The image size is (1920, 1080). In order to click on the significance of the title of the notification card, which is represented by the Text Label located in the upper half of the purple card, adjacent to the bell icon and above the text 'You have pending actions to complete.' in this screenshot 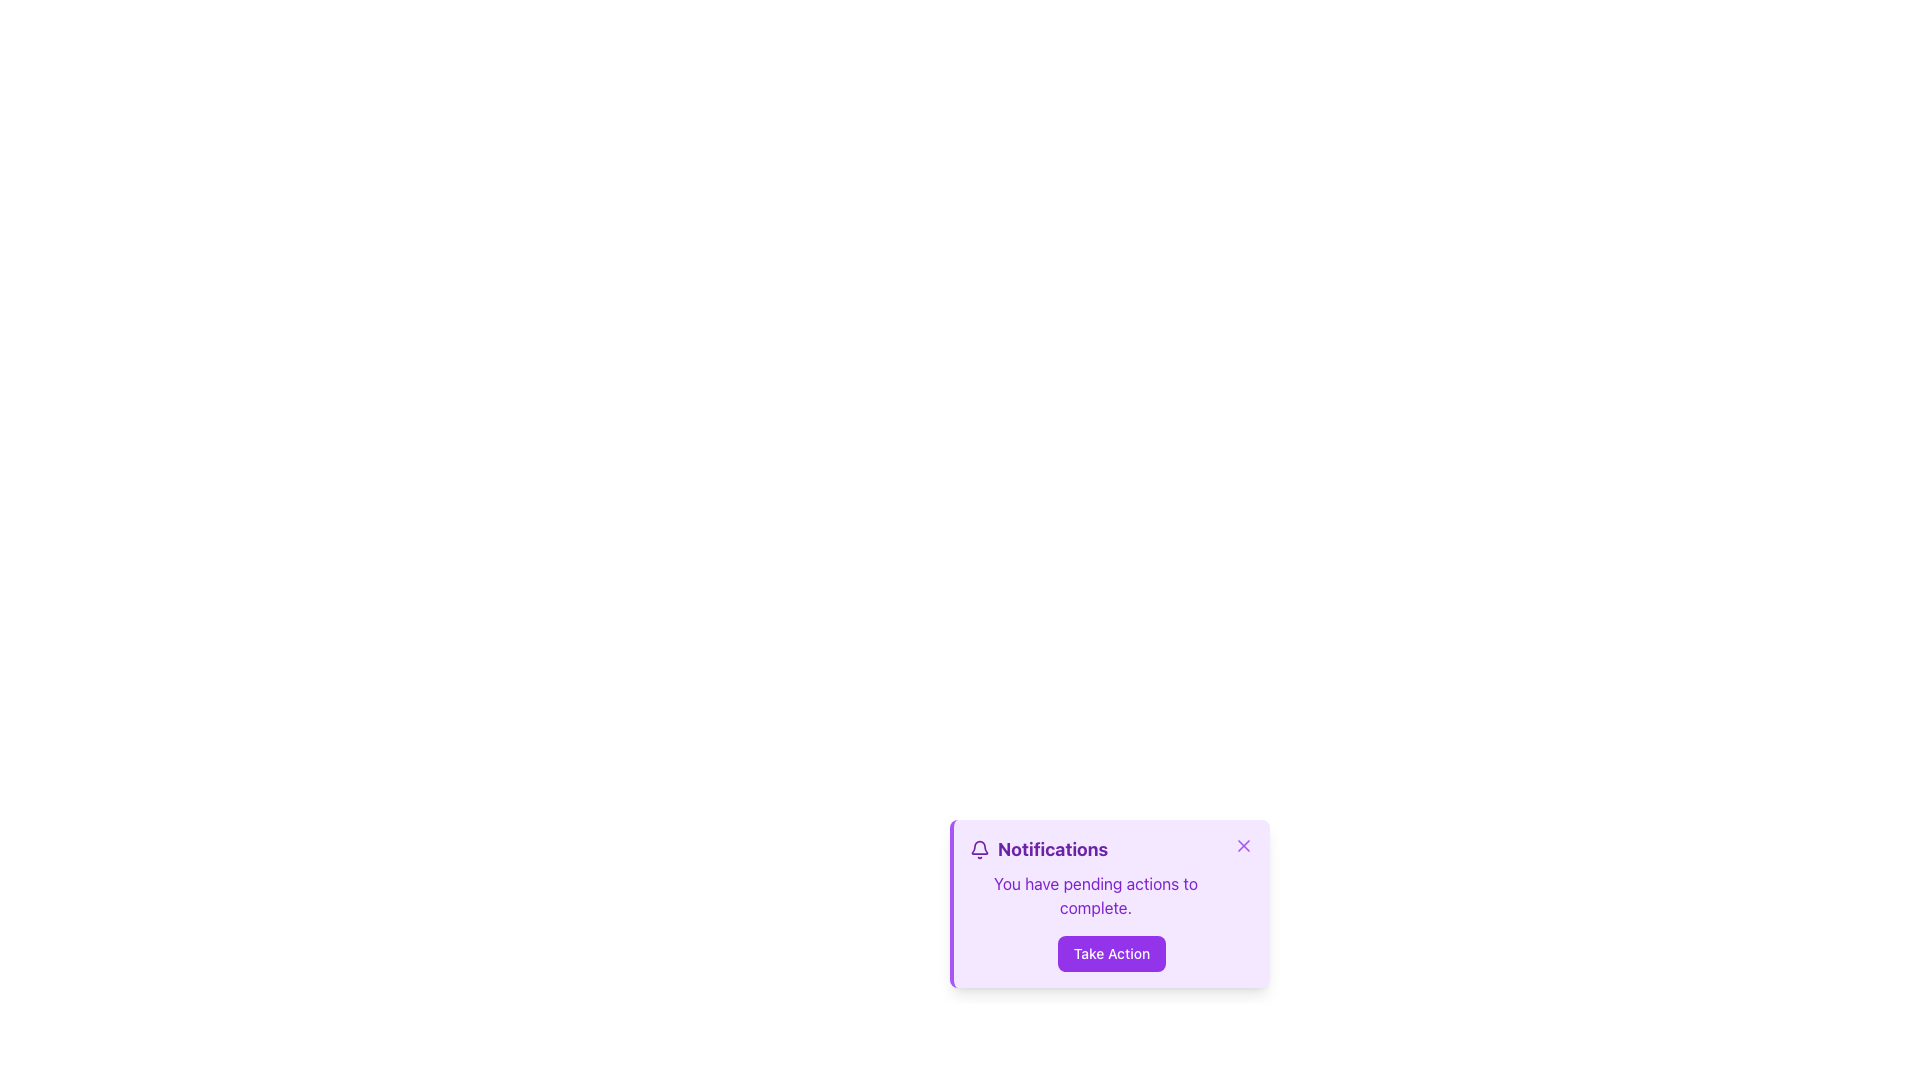, I will do `click(1094, 849)`.